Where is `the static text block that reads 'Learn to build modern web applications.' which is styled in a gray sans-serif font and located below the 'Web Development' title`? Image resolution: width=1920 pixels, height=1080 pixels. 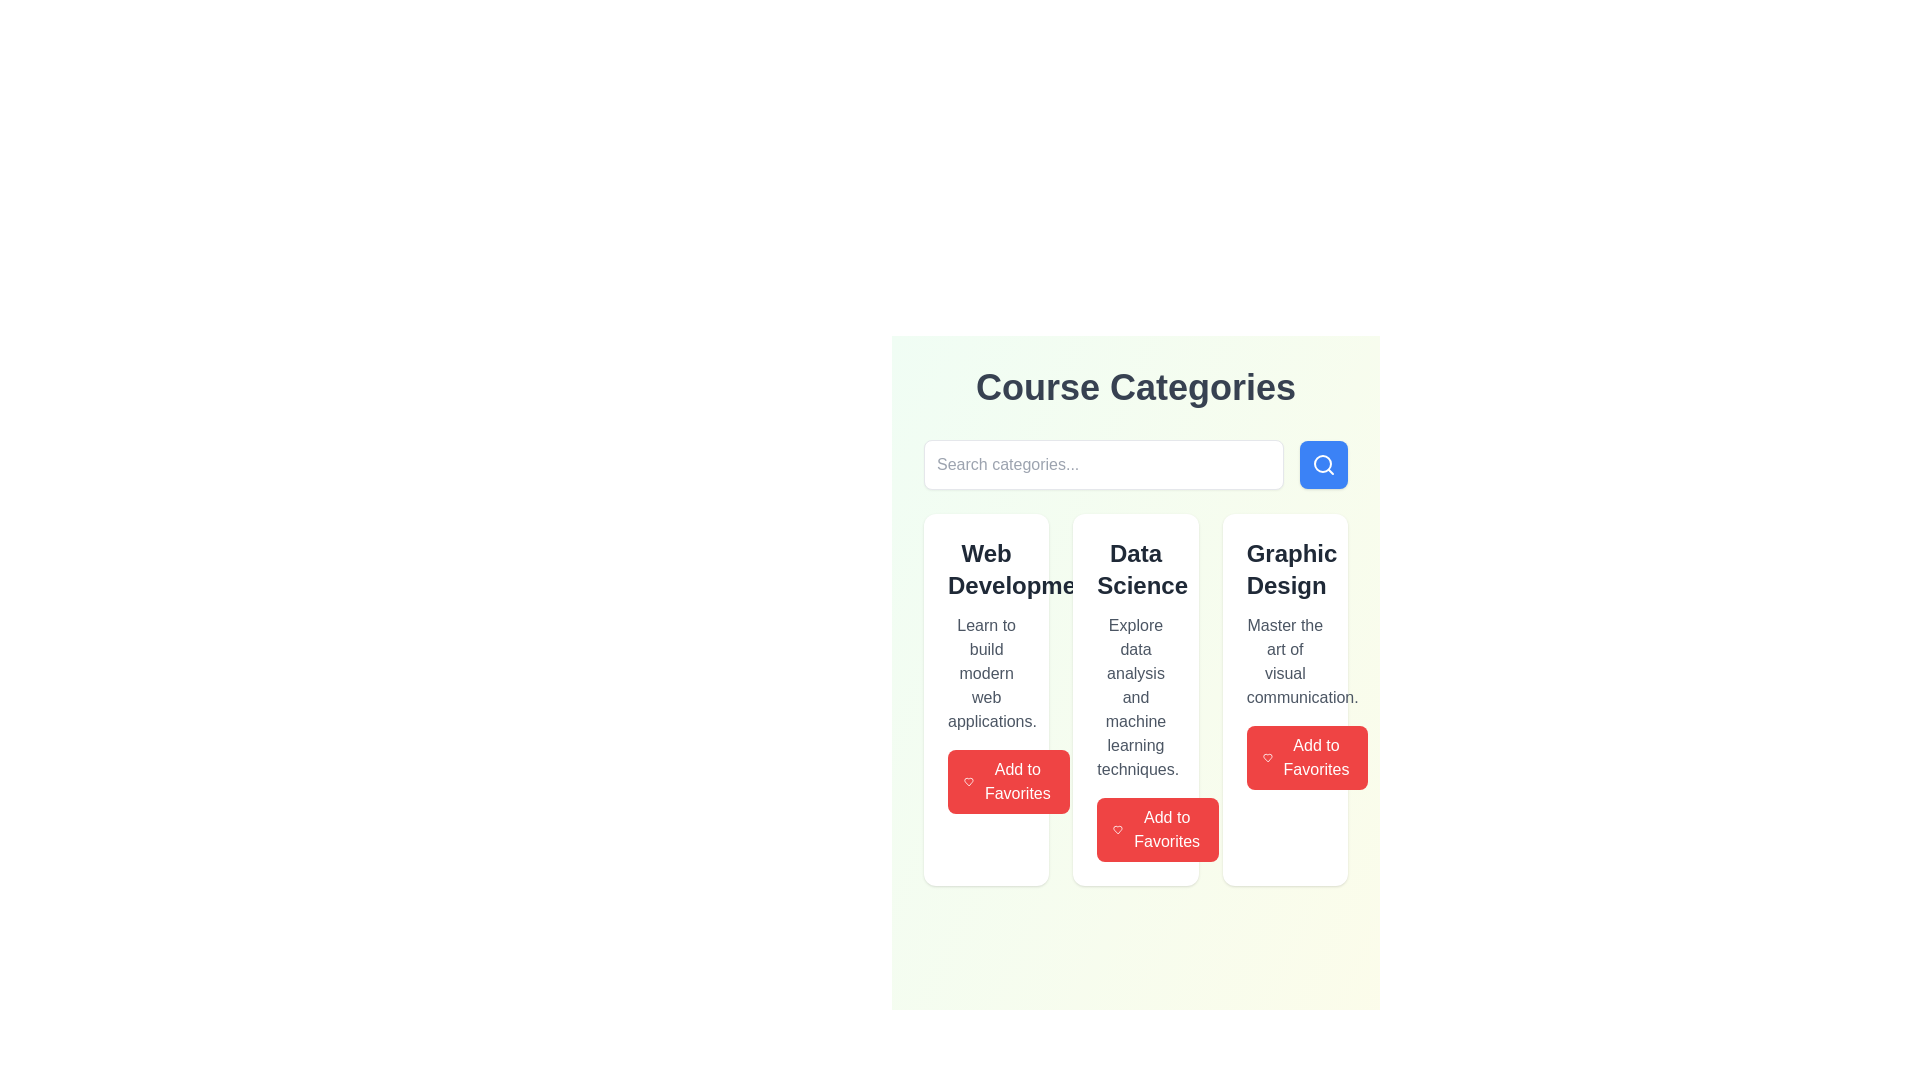
the static text block that reads 'Learn to build modern web applications.' which is styled in a gray sans-serif font and located below the 'Web Development' title is located at coordinates (986, 674).